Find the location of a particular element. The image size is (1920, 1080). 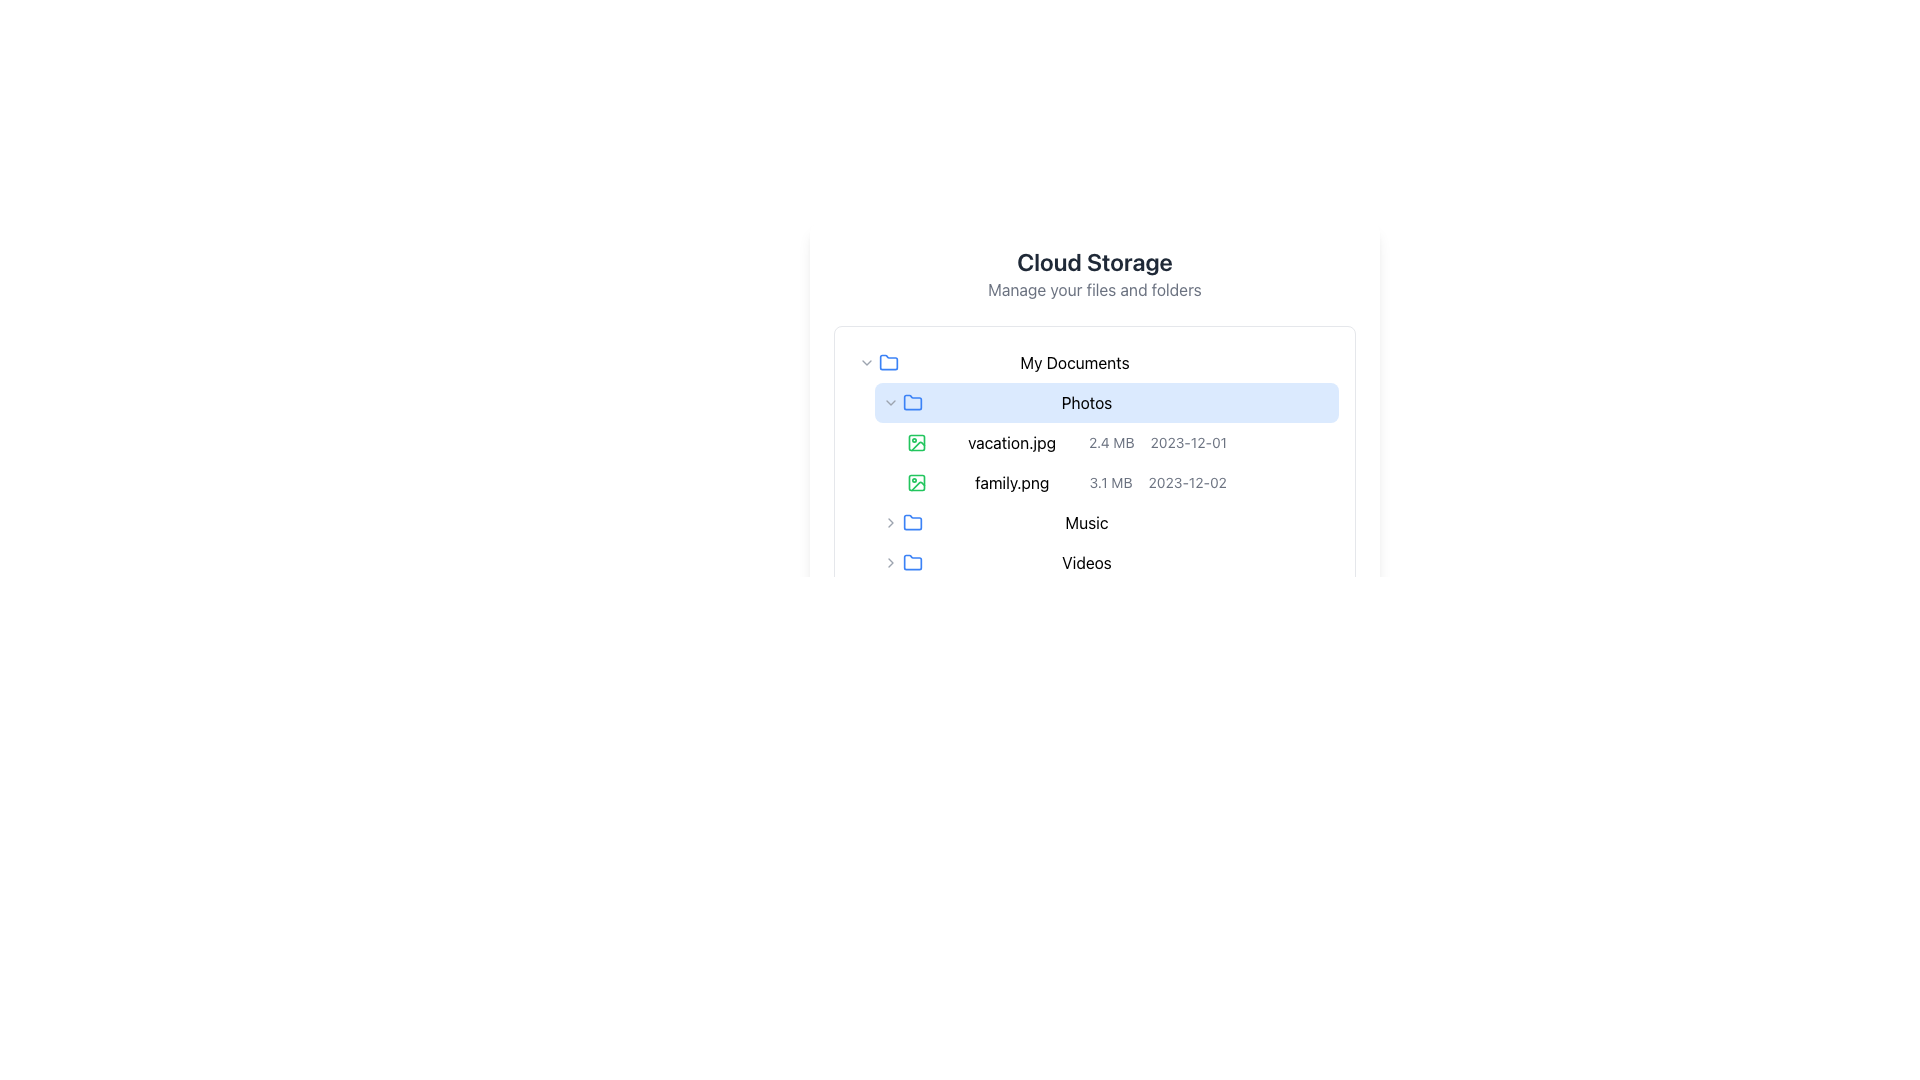

the first file item row in the 'Photos' folder of the 'Cloud Storage' interface is located at coordinates (1093, 442).